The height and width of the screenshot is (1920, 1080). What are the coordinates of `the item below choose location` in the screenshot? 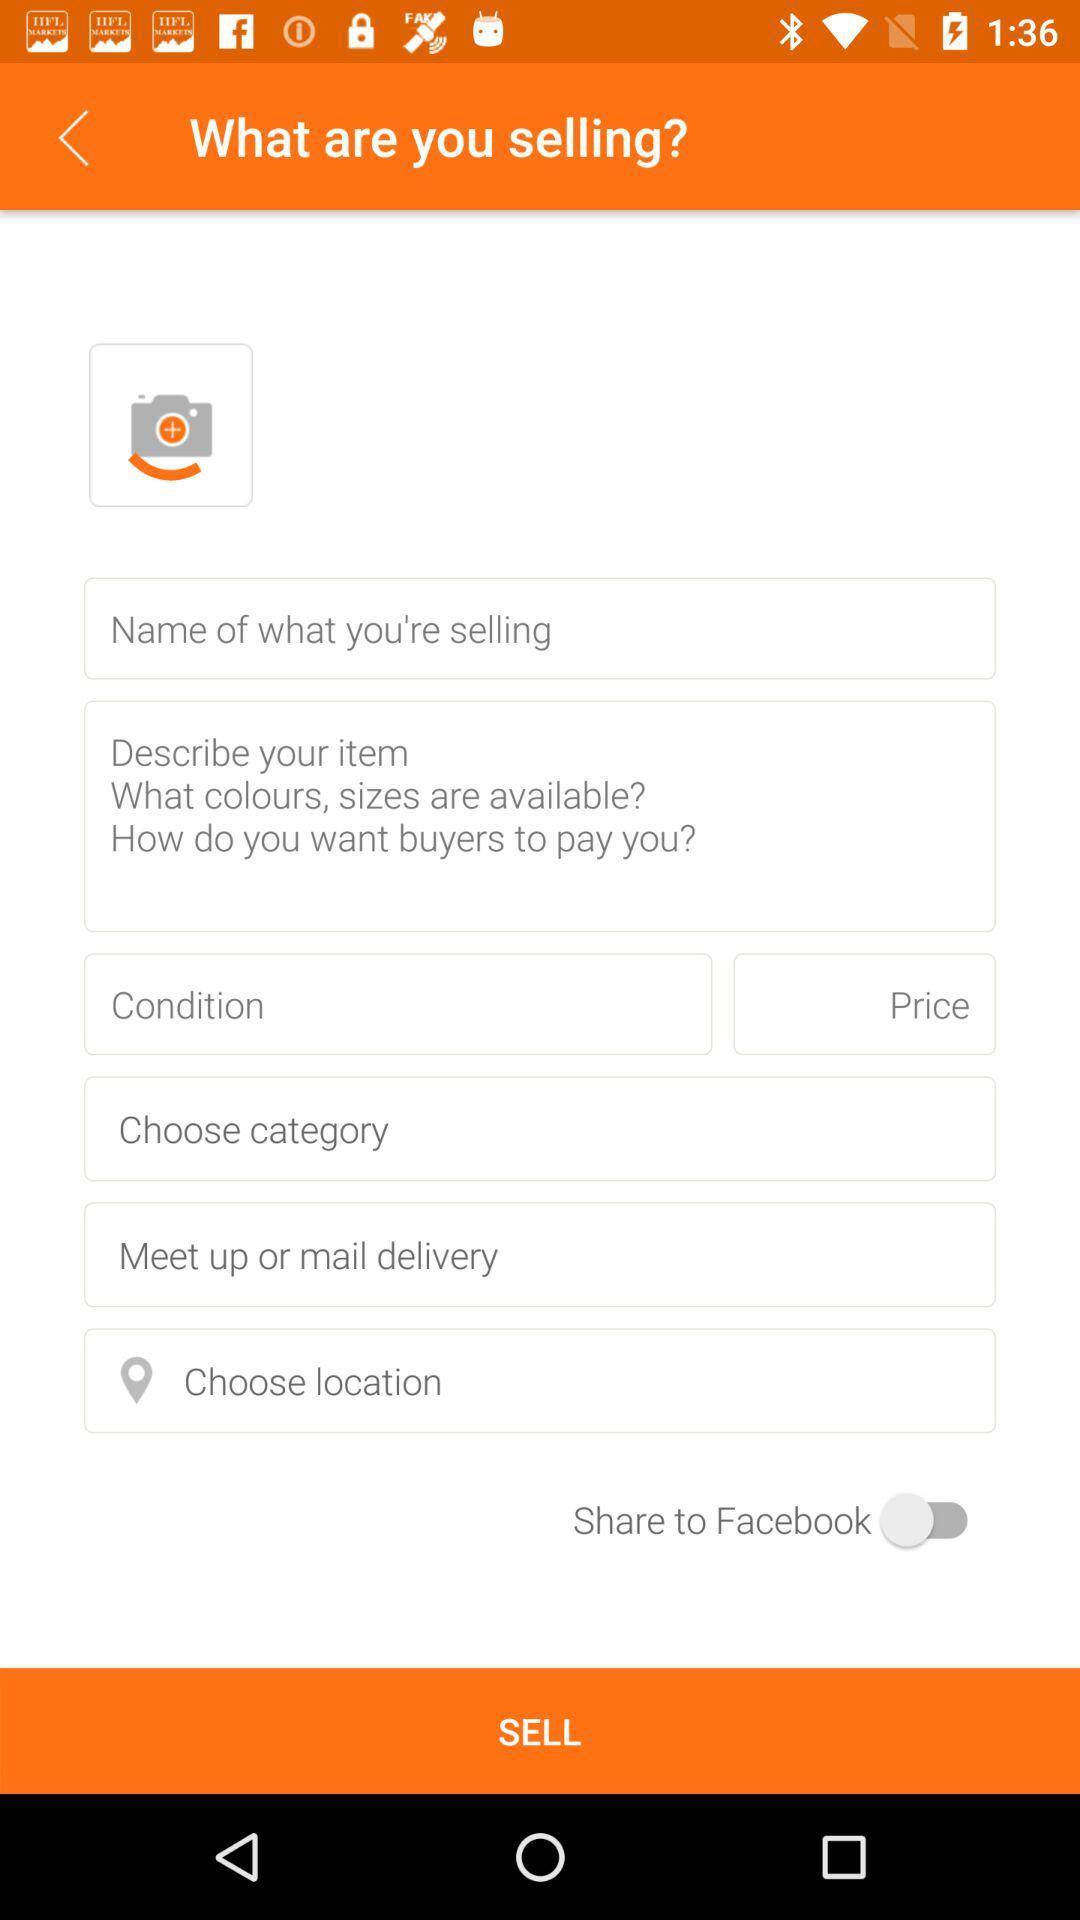 It's located at (783, 1519).